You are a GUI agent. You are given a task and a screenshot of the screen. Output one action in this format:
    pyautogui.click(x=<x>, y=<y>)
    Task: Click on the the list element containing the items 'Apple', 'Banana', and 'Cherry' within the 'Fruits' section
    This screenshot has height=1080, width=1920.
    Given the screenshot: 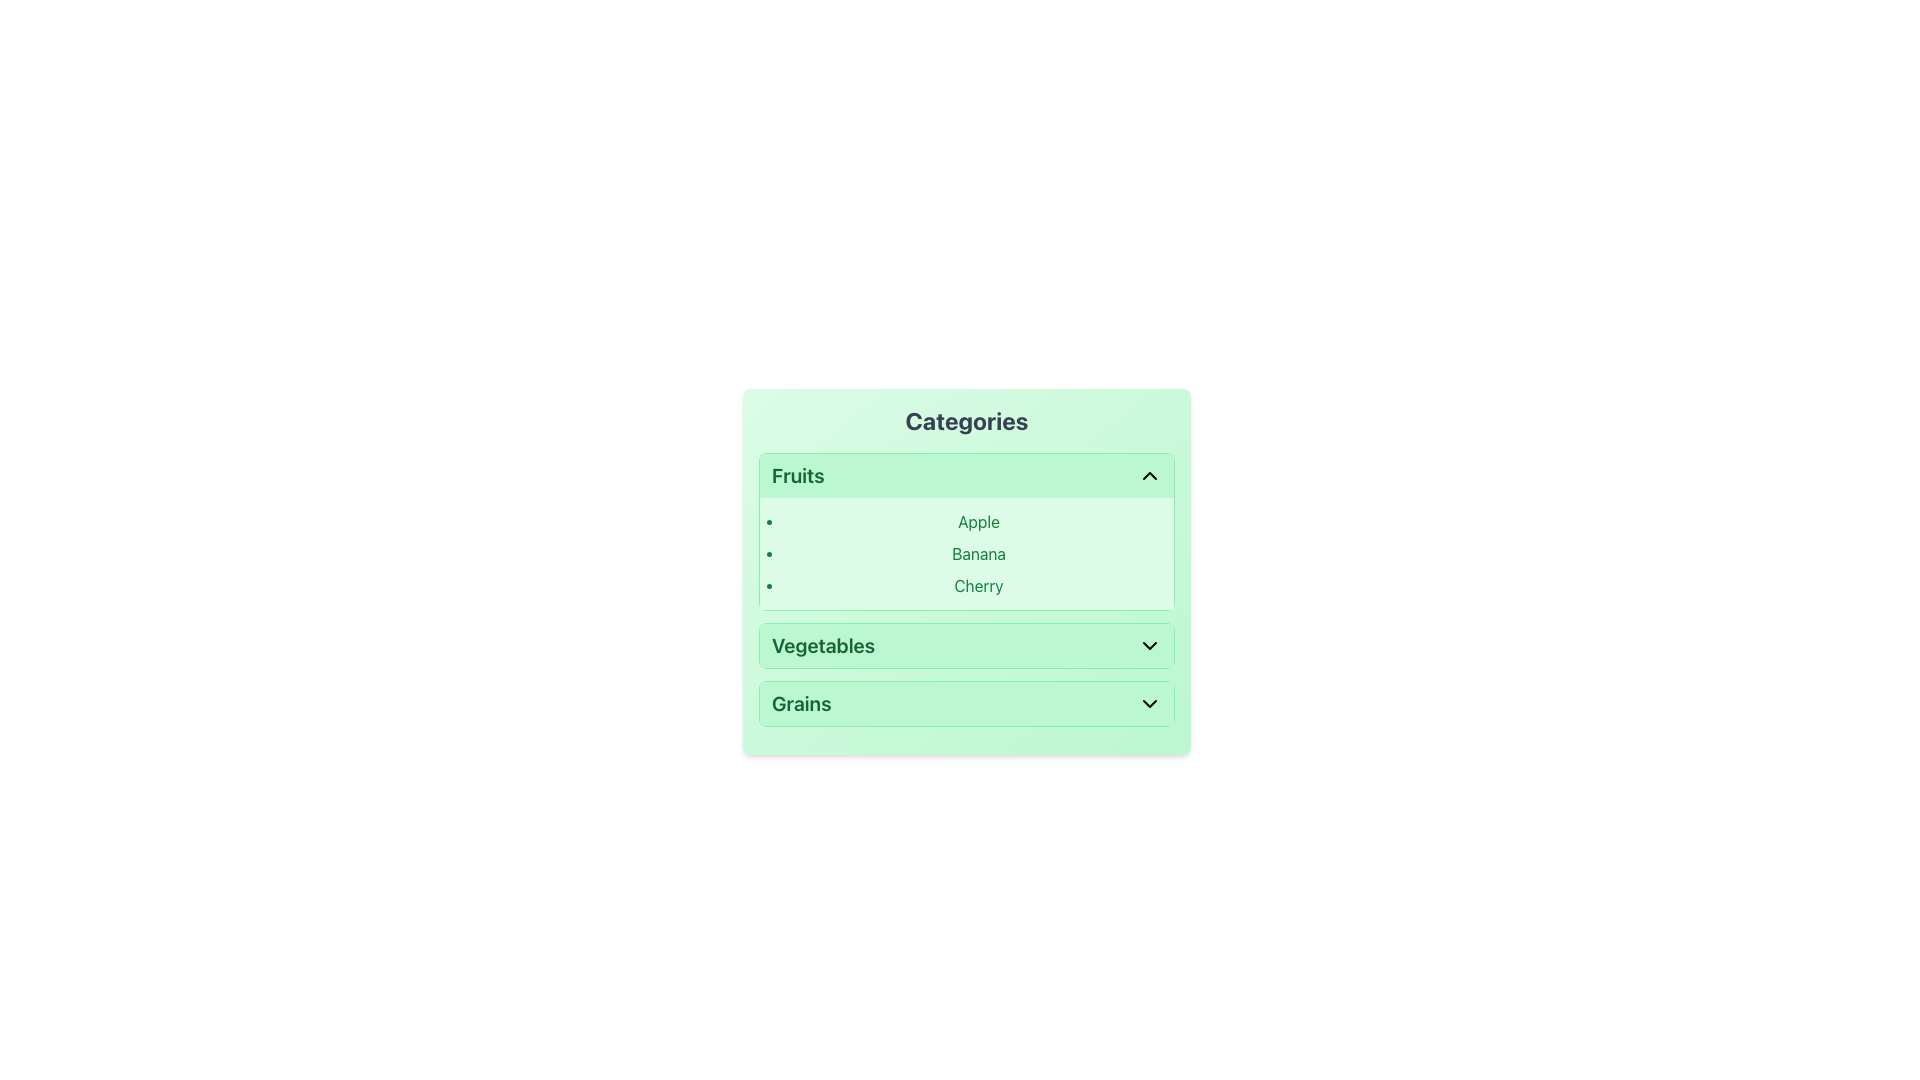 What is the action you would take?
    pyautogui.click(x=966, y=554)
    